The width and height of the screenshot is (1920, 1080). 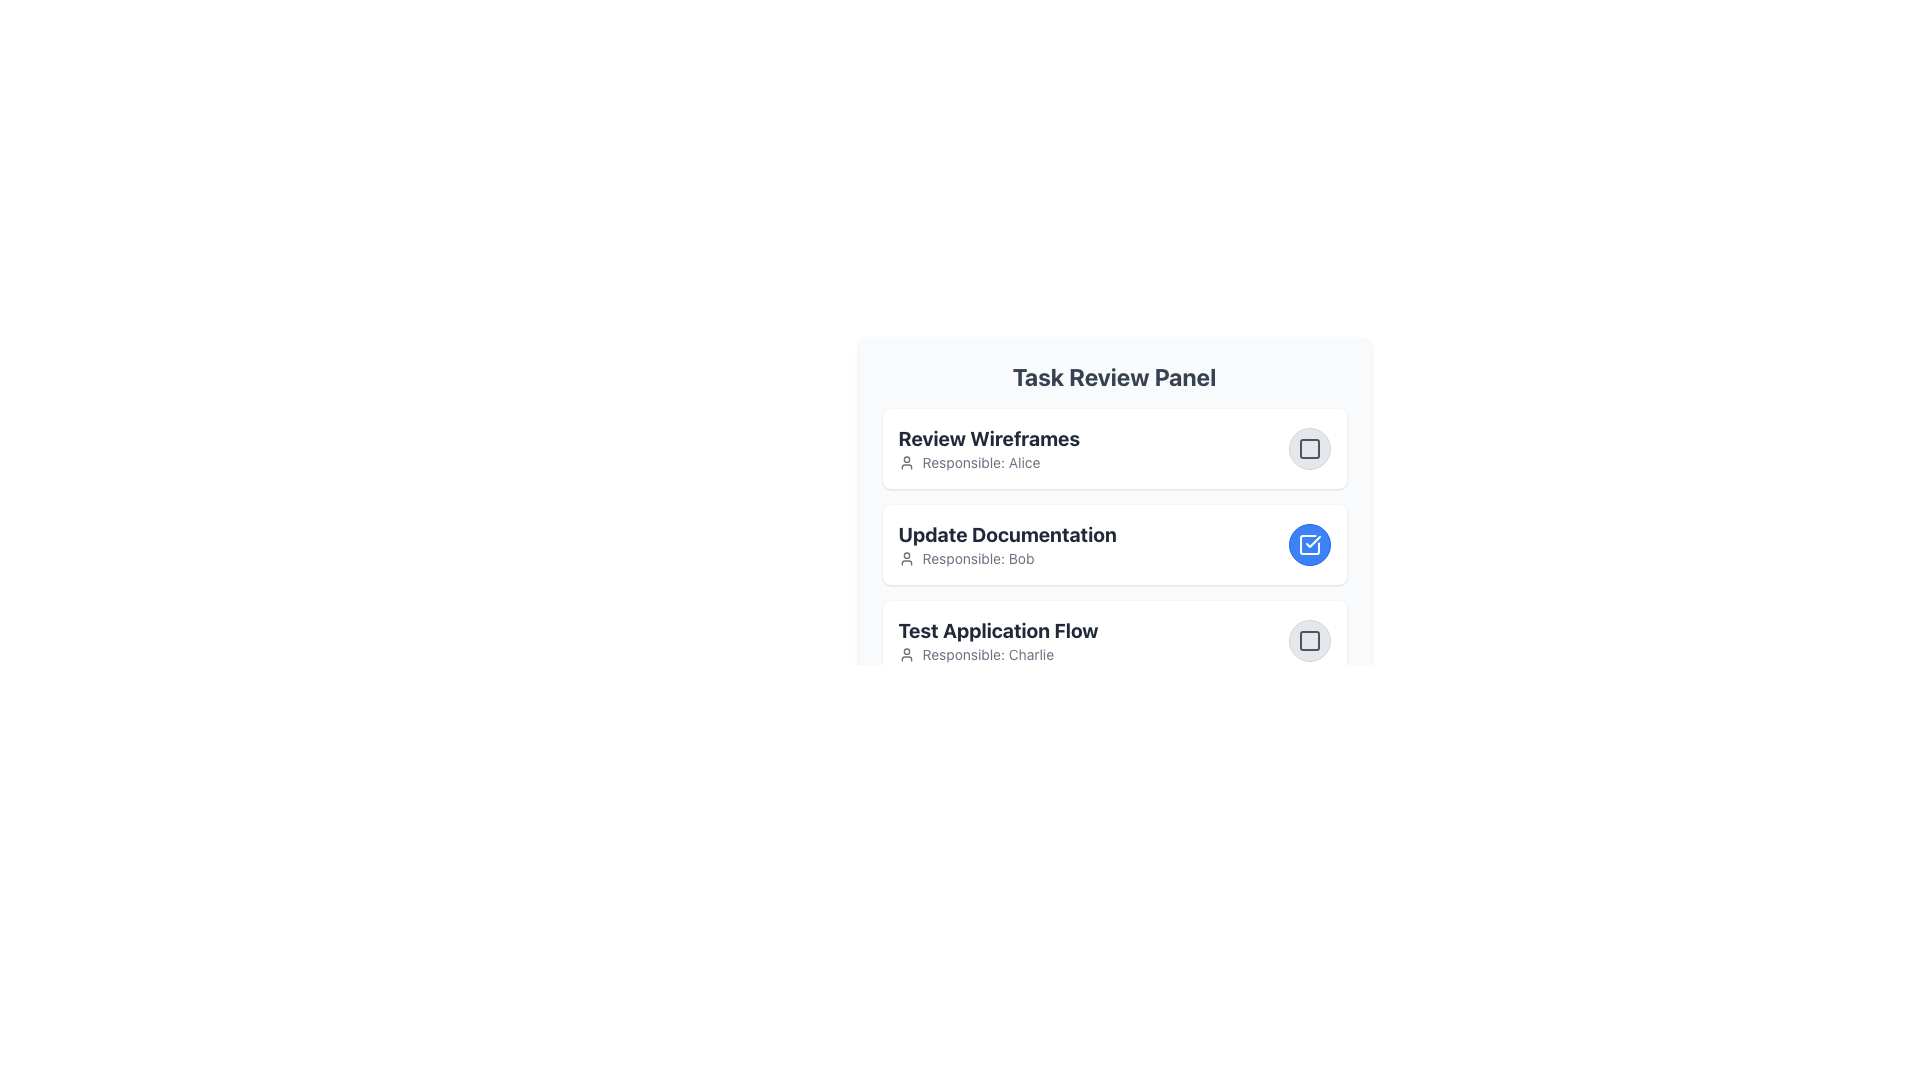 What do you see at coordinates (998, 640) in the screenshot?
I see `the task entry list item that indicates the title of the task and the person responsible for it, located in the 'Task Review Panel' interface as the third item below 'Update Documentation'` at bounding box center [998, 640].